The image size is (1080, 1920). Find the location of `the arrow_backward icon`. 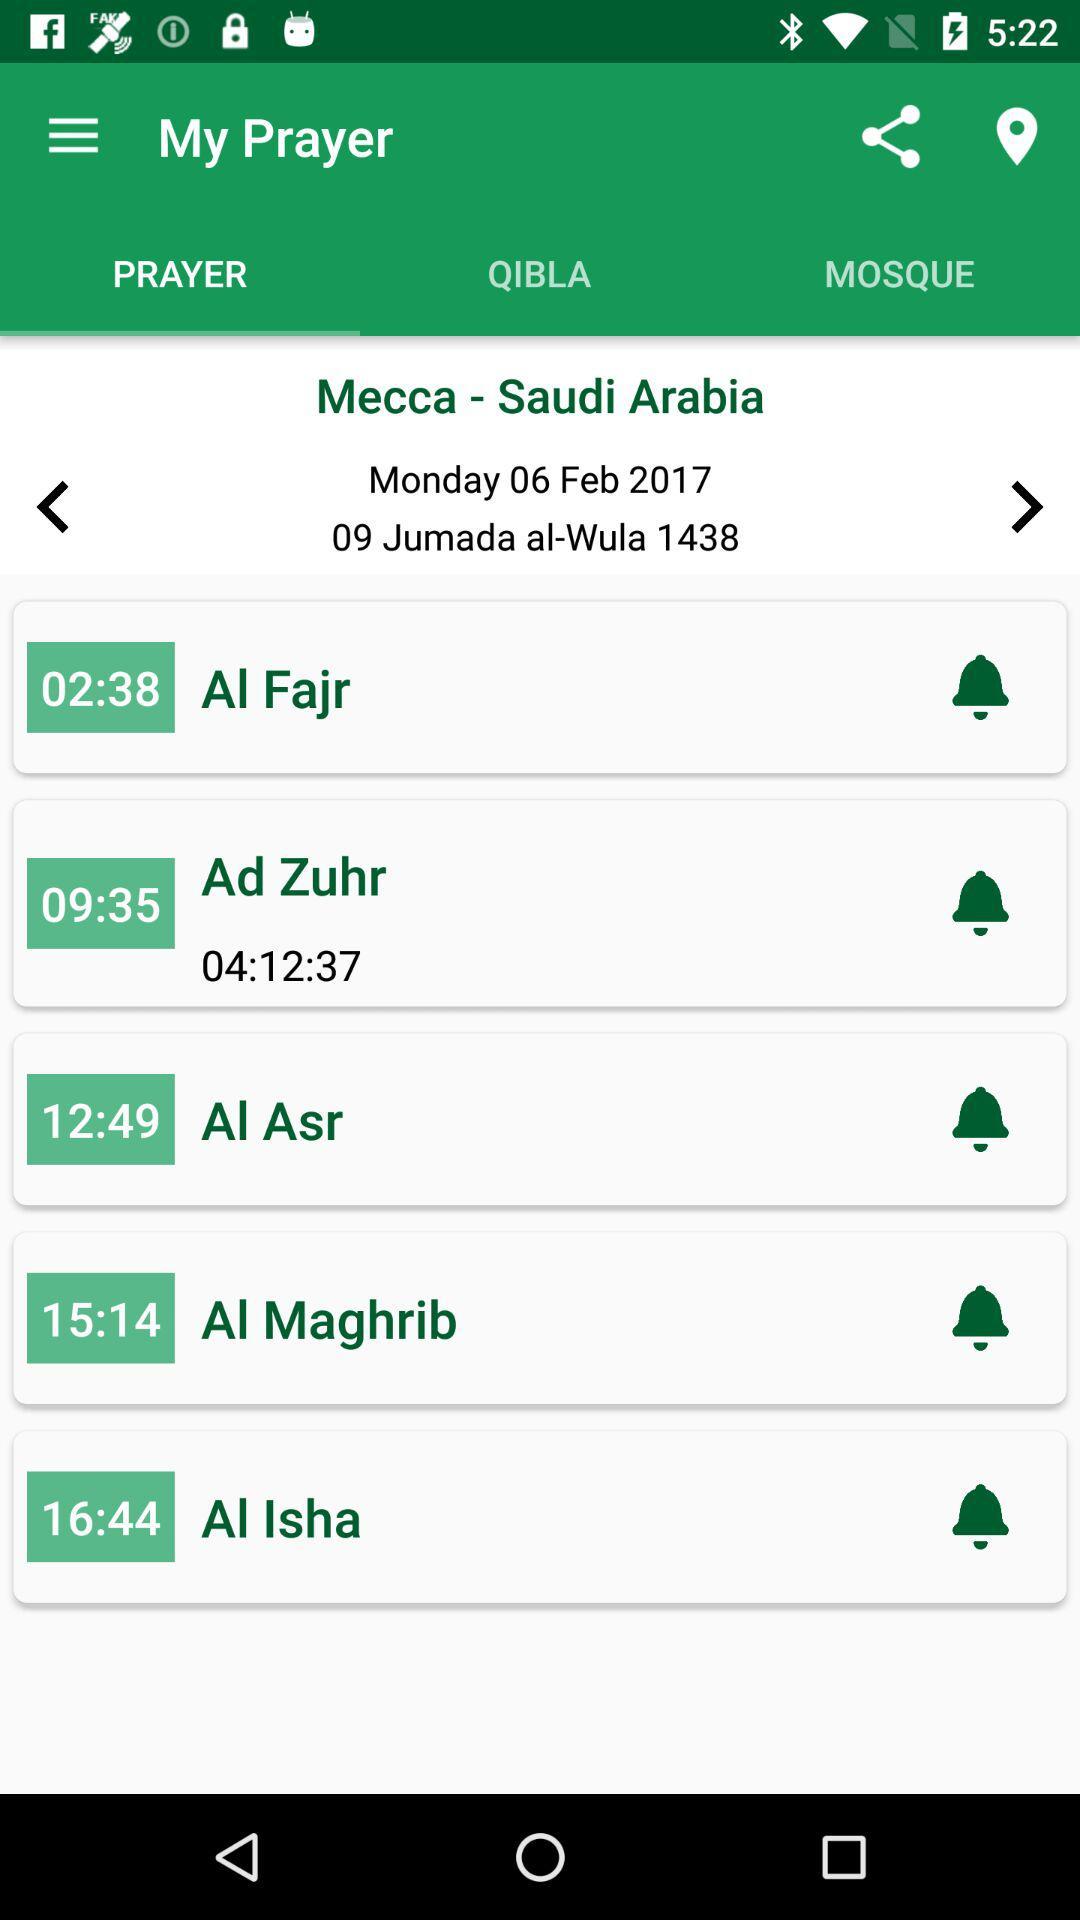

the arrow_backward icon is located at coordinates (51, 507).